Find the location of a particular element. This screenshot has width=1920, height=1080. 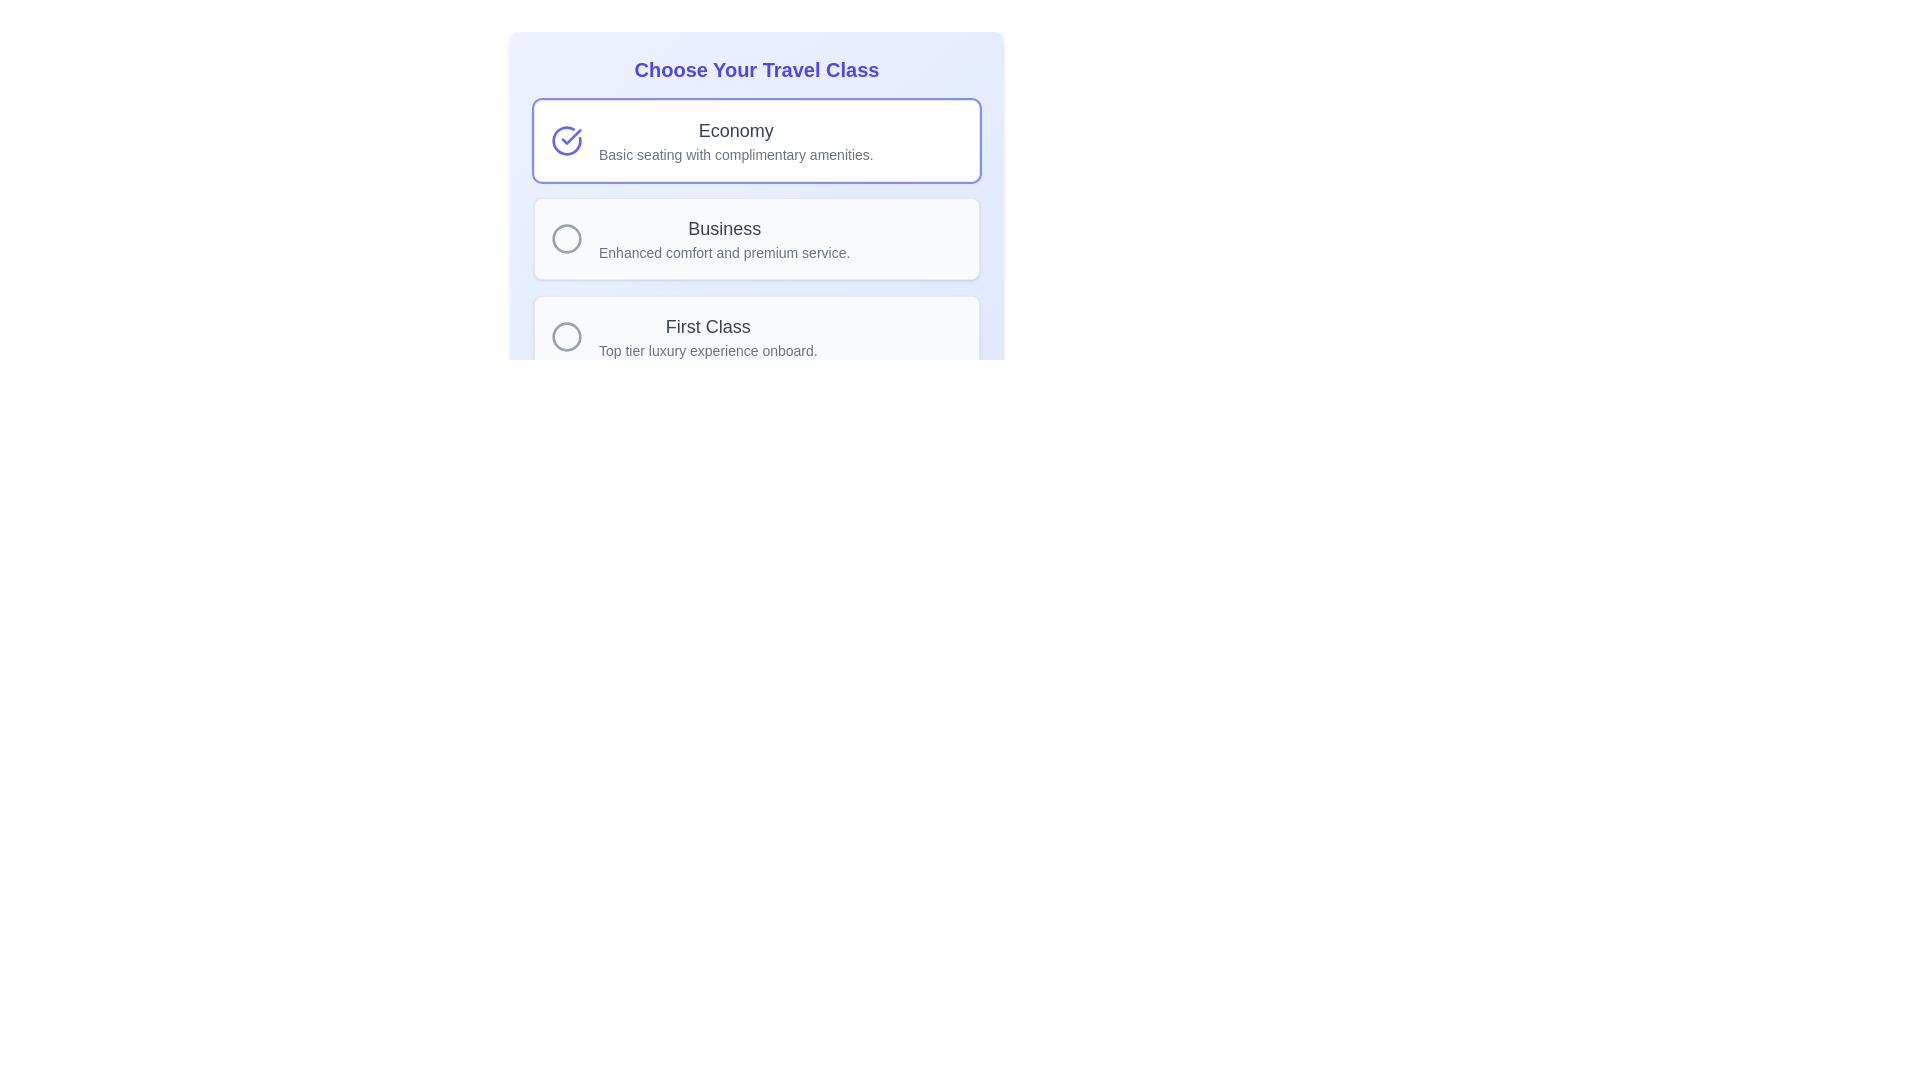

the 'Business' travel class option in the selectable option card, which is the second option in the vertical stack of travel class choices is located at coordinates (756, 238).